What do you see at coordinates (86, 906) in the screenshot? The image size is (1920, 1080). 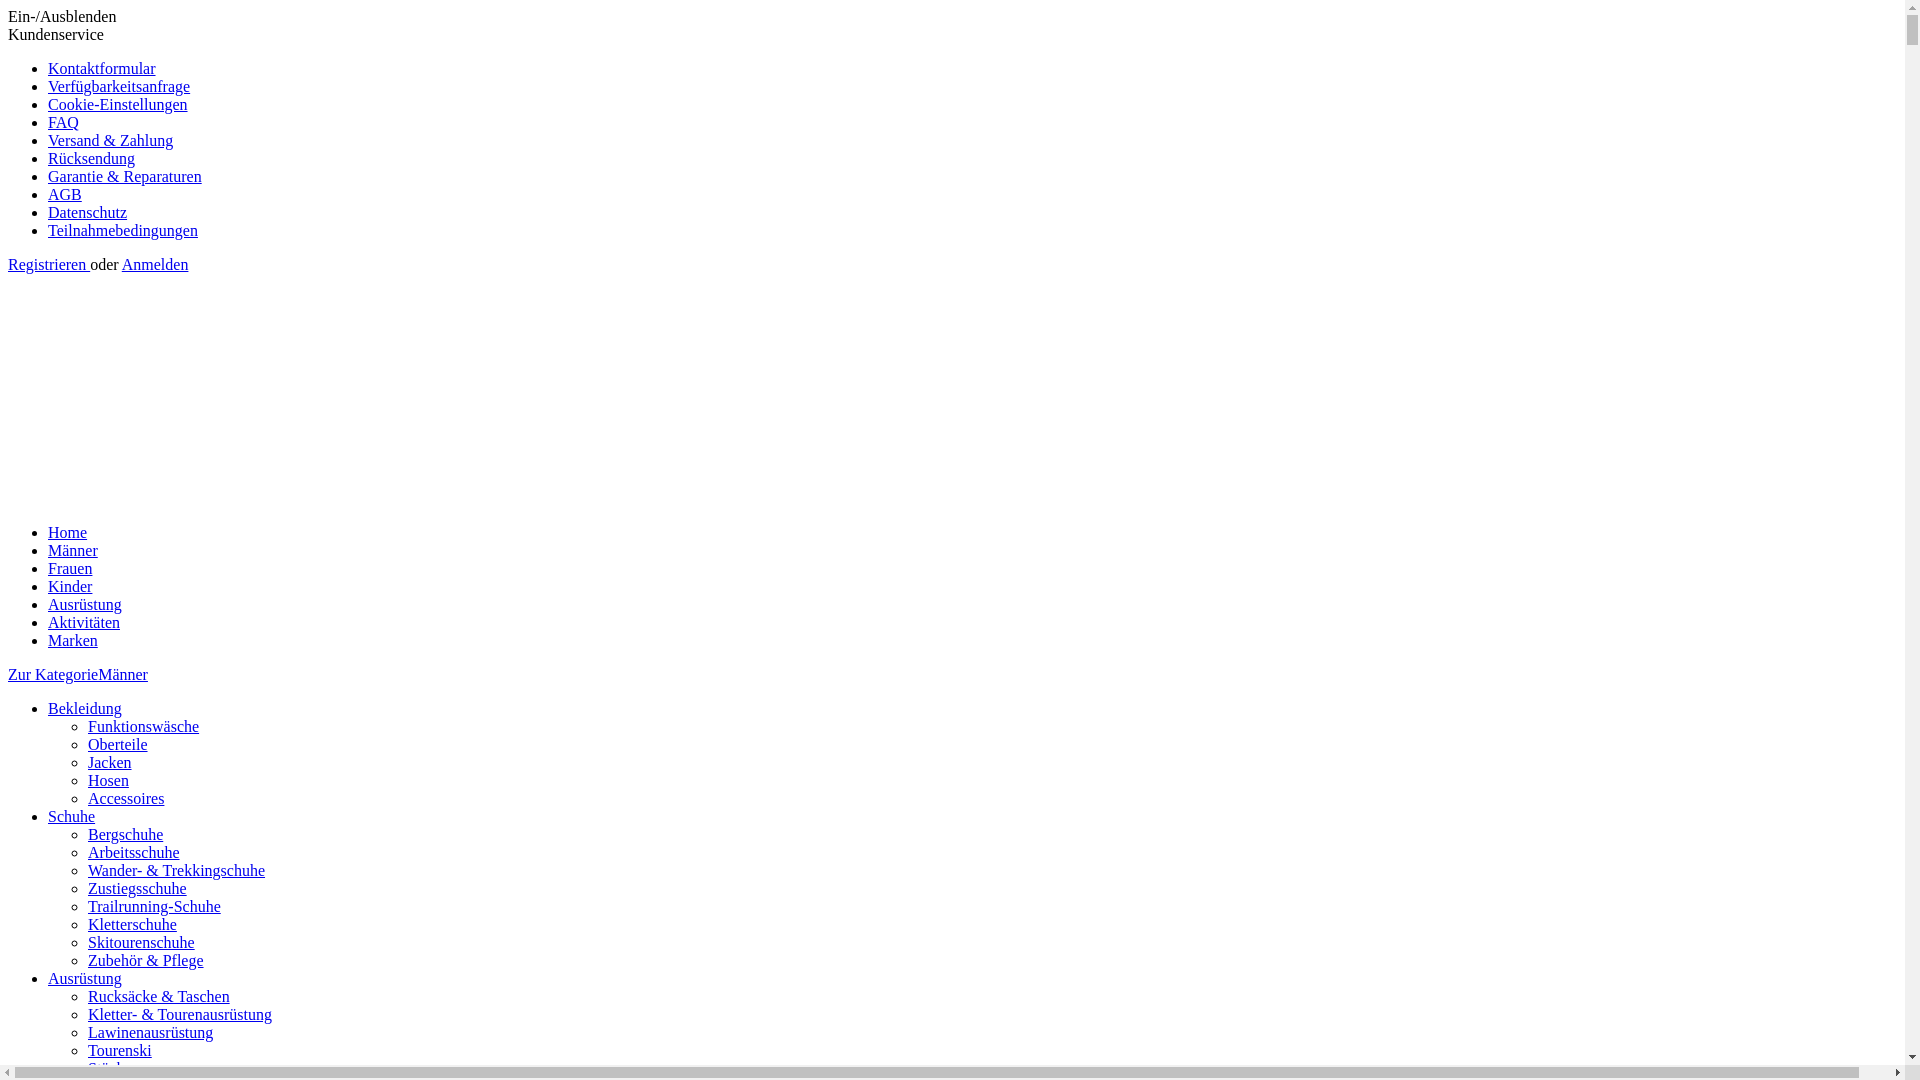 I see `'Trailrunning-Schuhe'` at bounding box center [86, 906].